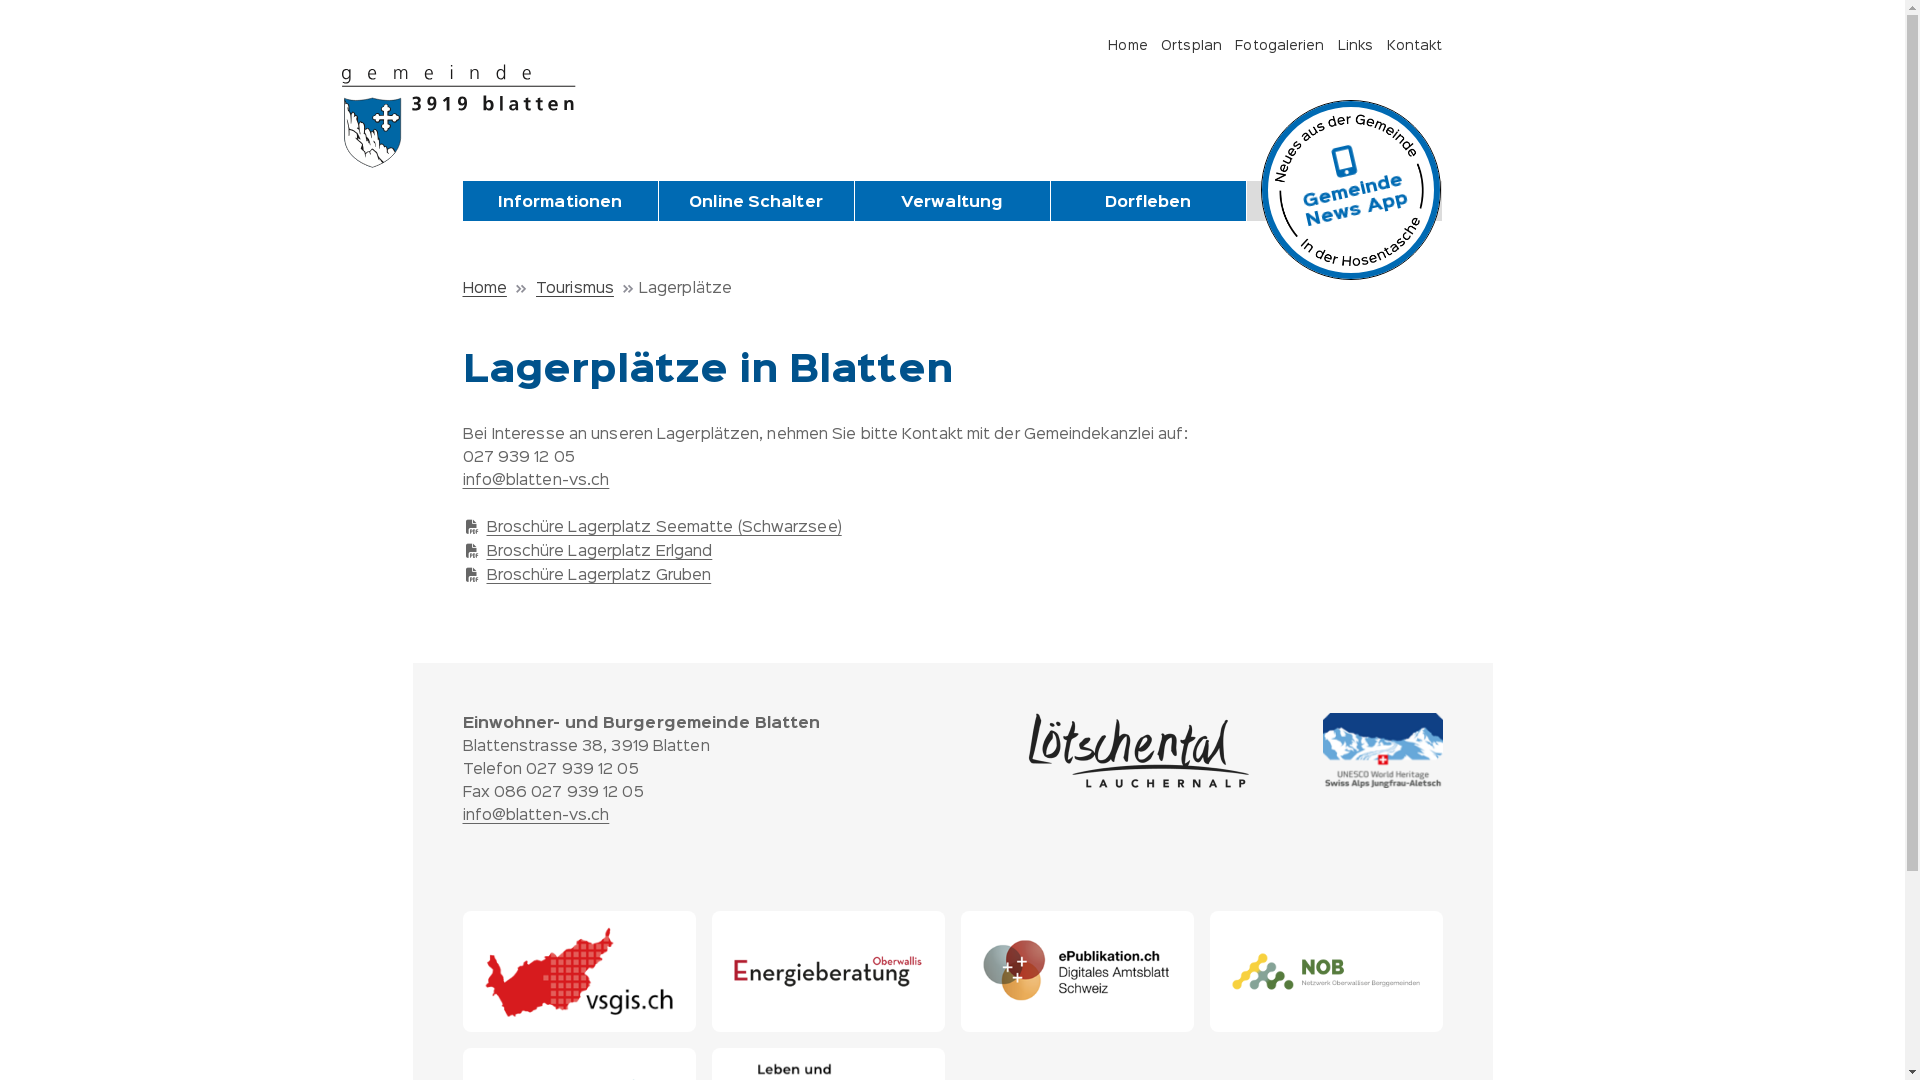  I want to click on 'Links', so click(1338, 45).